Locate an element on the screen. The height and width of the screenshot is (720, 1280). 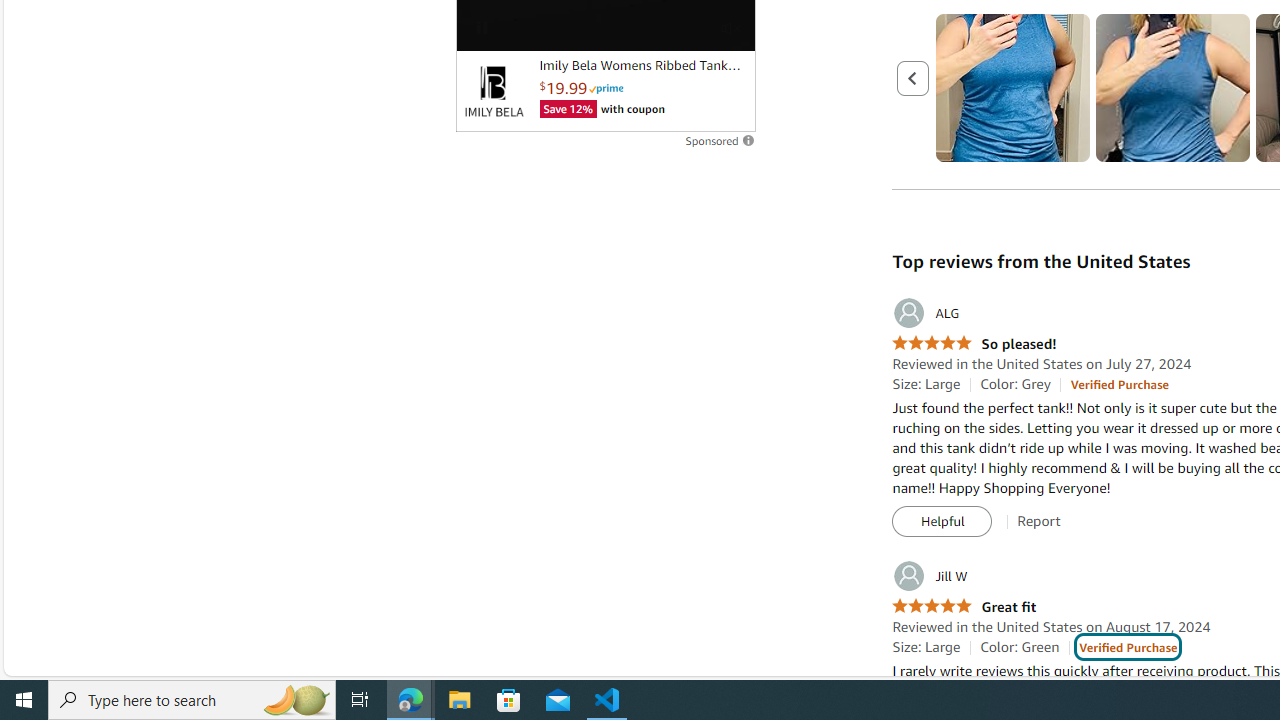
'Logo' is located at coordinates (493, 91).